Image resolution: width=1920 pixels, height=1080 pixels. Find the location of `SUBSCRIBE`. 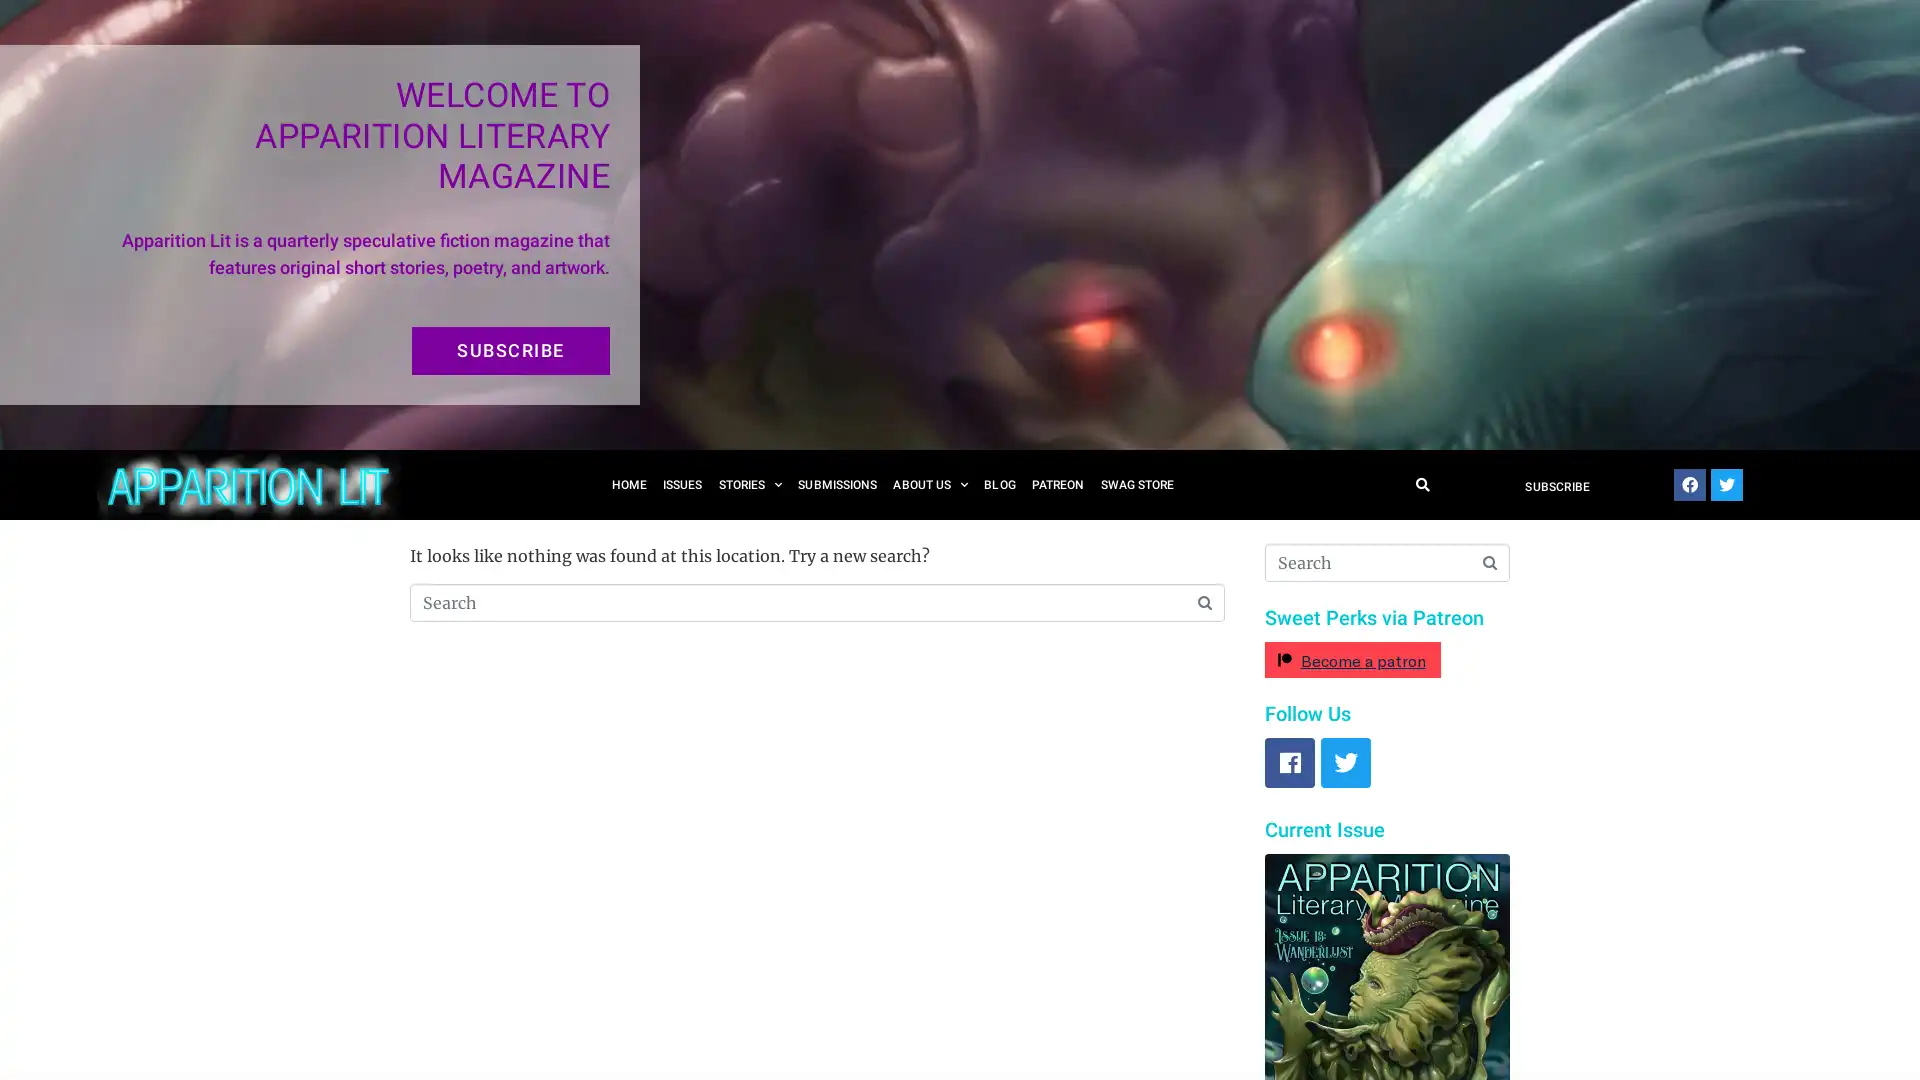

SUBSCRIBE is located at coordinates (510, 350).